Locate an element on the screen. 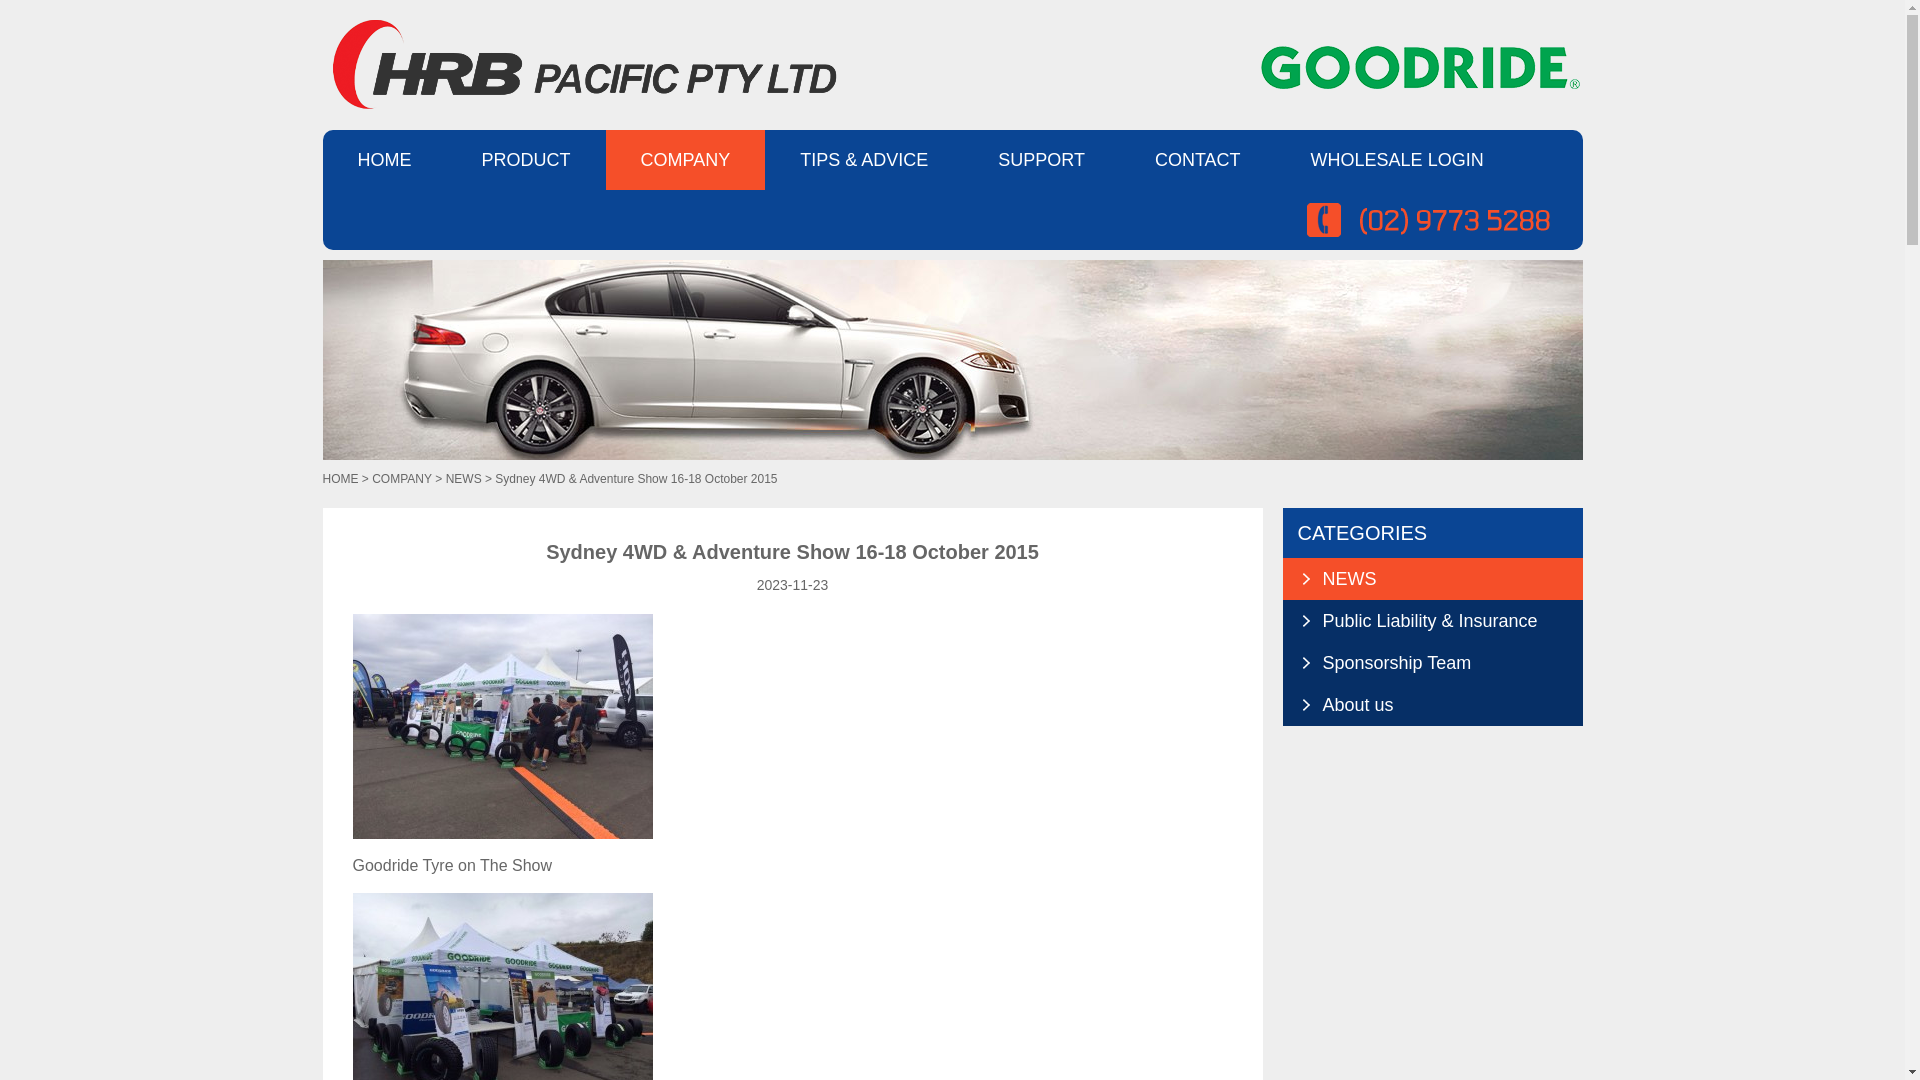  'Public Liability & Insurance' is located at coordinates (1430, 620).